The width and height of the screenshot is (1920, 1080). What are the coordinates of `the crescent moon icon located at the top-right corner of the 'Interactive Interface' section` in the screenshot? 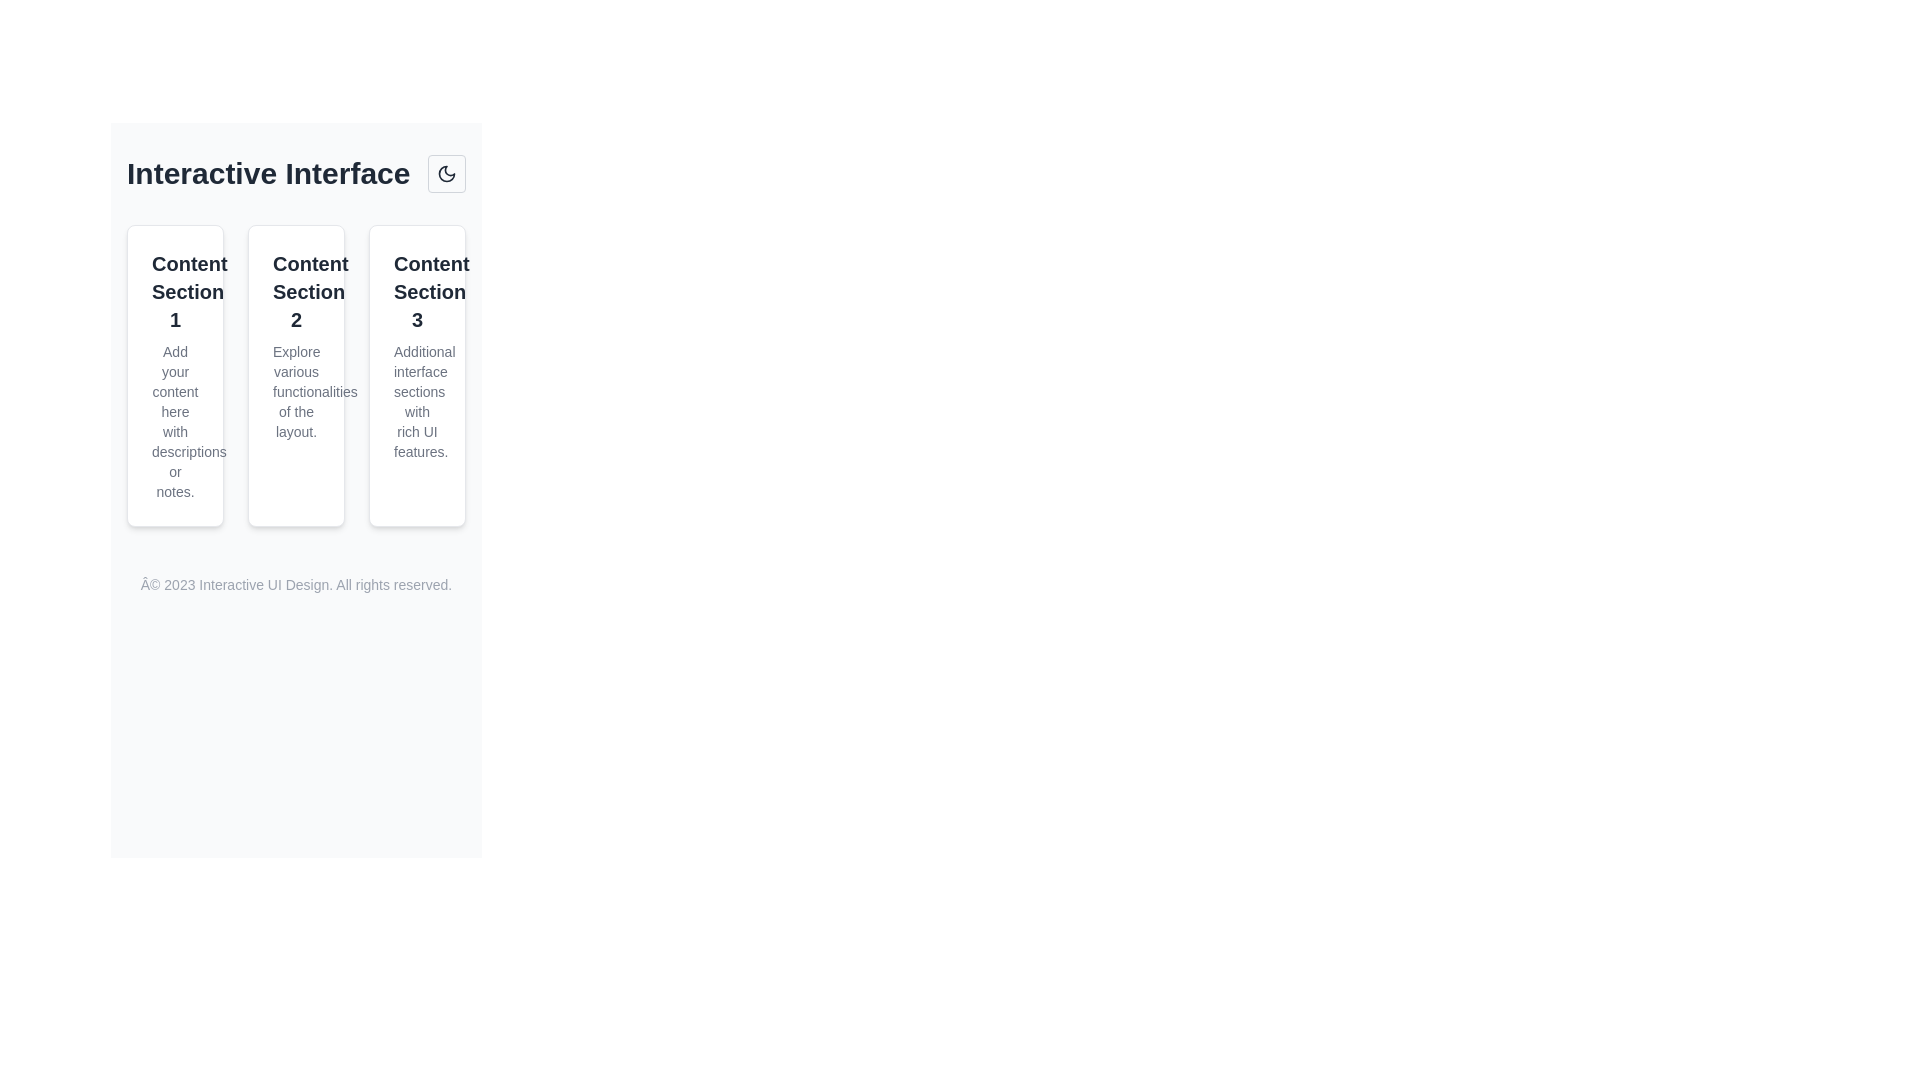 It's located at (445, 172).